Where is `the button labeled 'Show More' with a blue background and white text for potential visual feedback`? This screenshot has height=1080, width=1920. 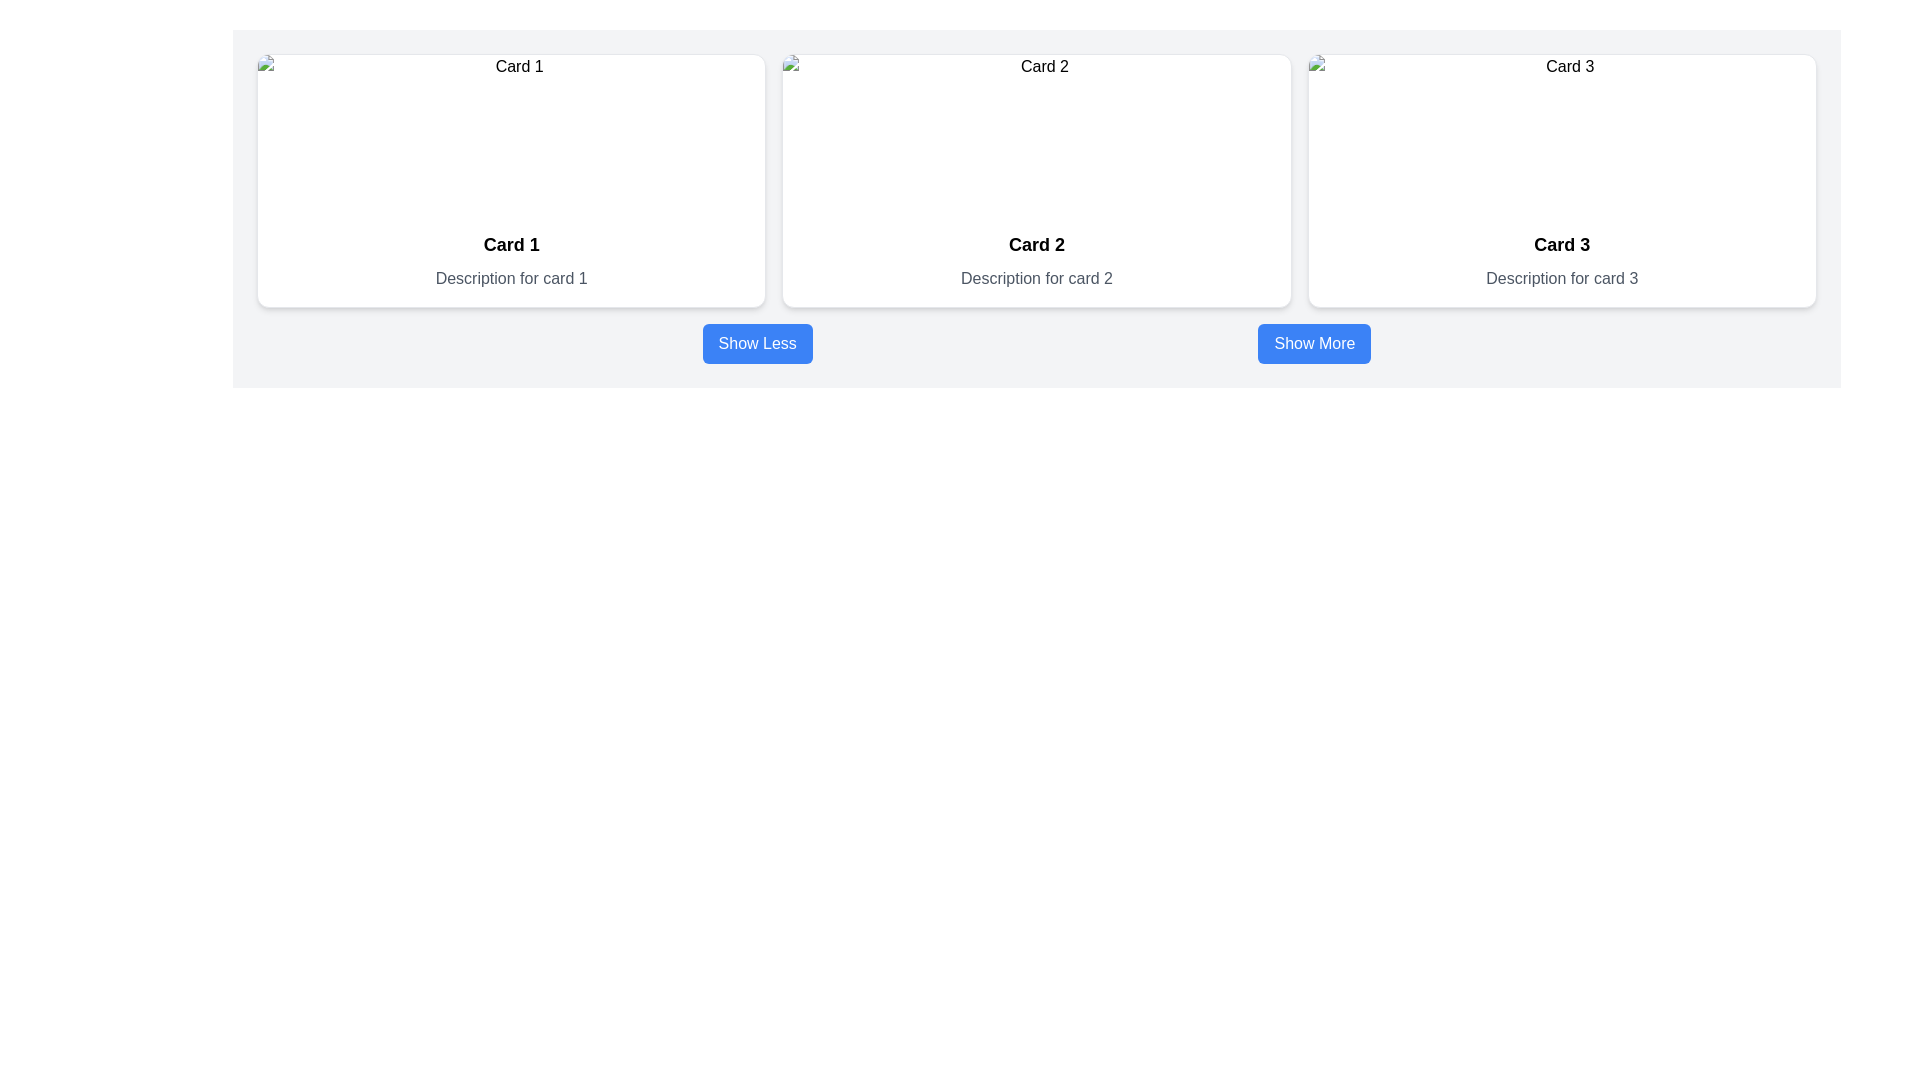 the button labeled 'Show More' with a blue background and white text for potential visual feedback is located at coordinates (1314, 342).